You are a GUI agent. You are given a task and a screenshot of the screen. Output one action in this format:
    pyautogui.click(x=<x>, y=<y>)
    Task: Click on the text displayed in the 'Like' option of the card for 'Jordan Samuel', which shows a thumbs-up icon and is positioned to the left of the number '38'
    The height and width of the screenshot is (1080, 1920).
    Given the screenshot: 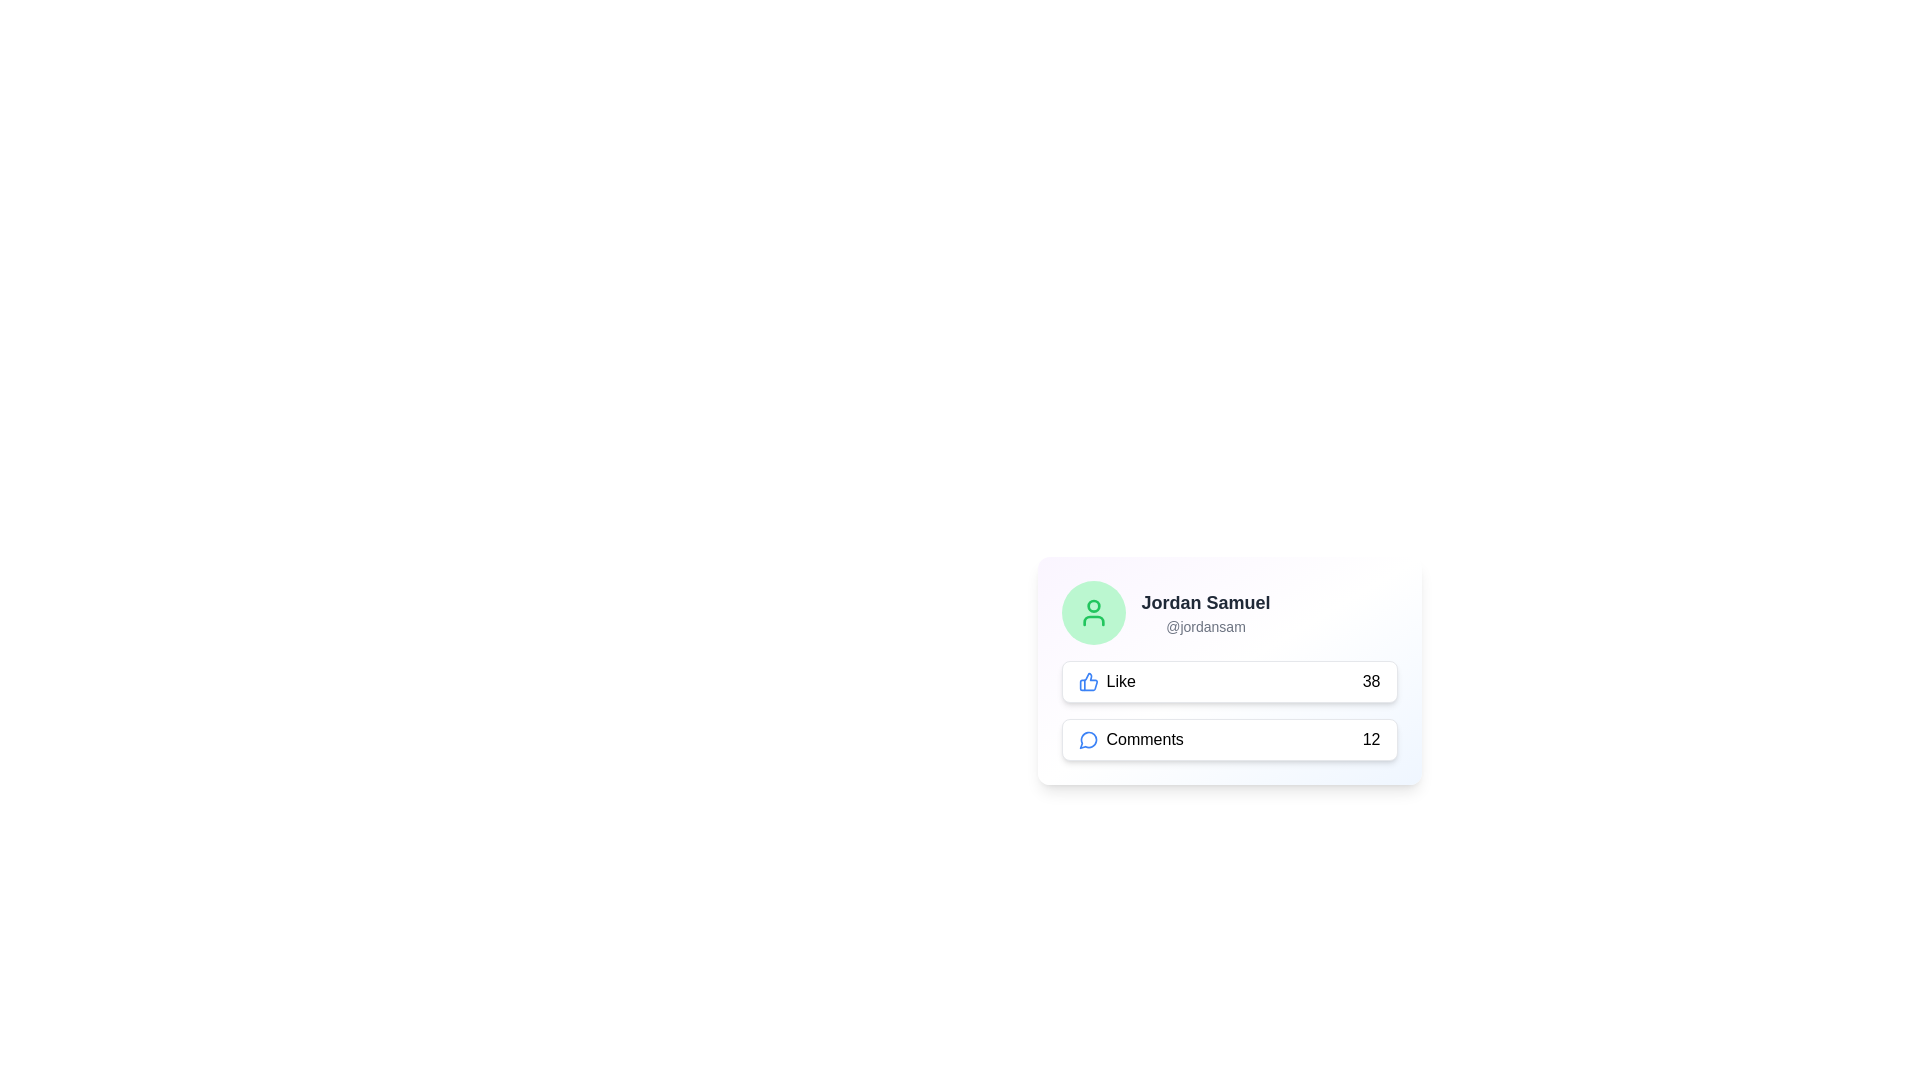 What is the action you would take?
    pyautogui.click(x=1106, y=681)
    